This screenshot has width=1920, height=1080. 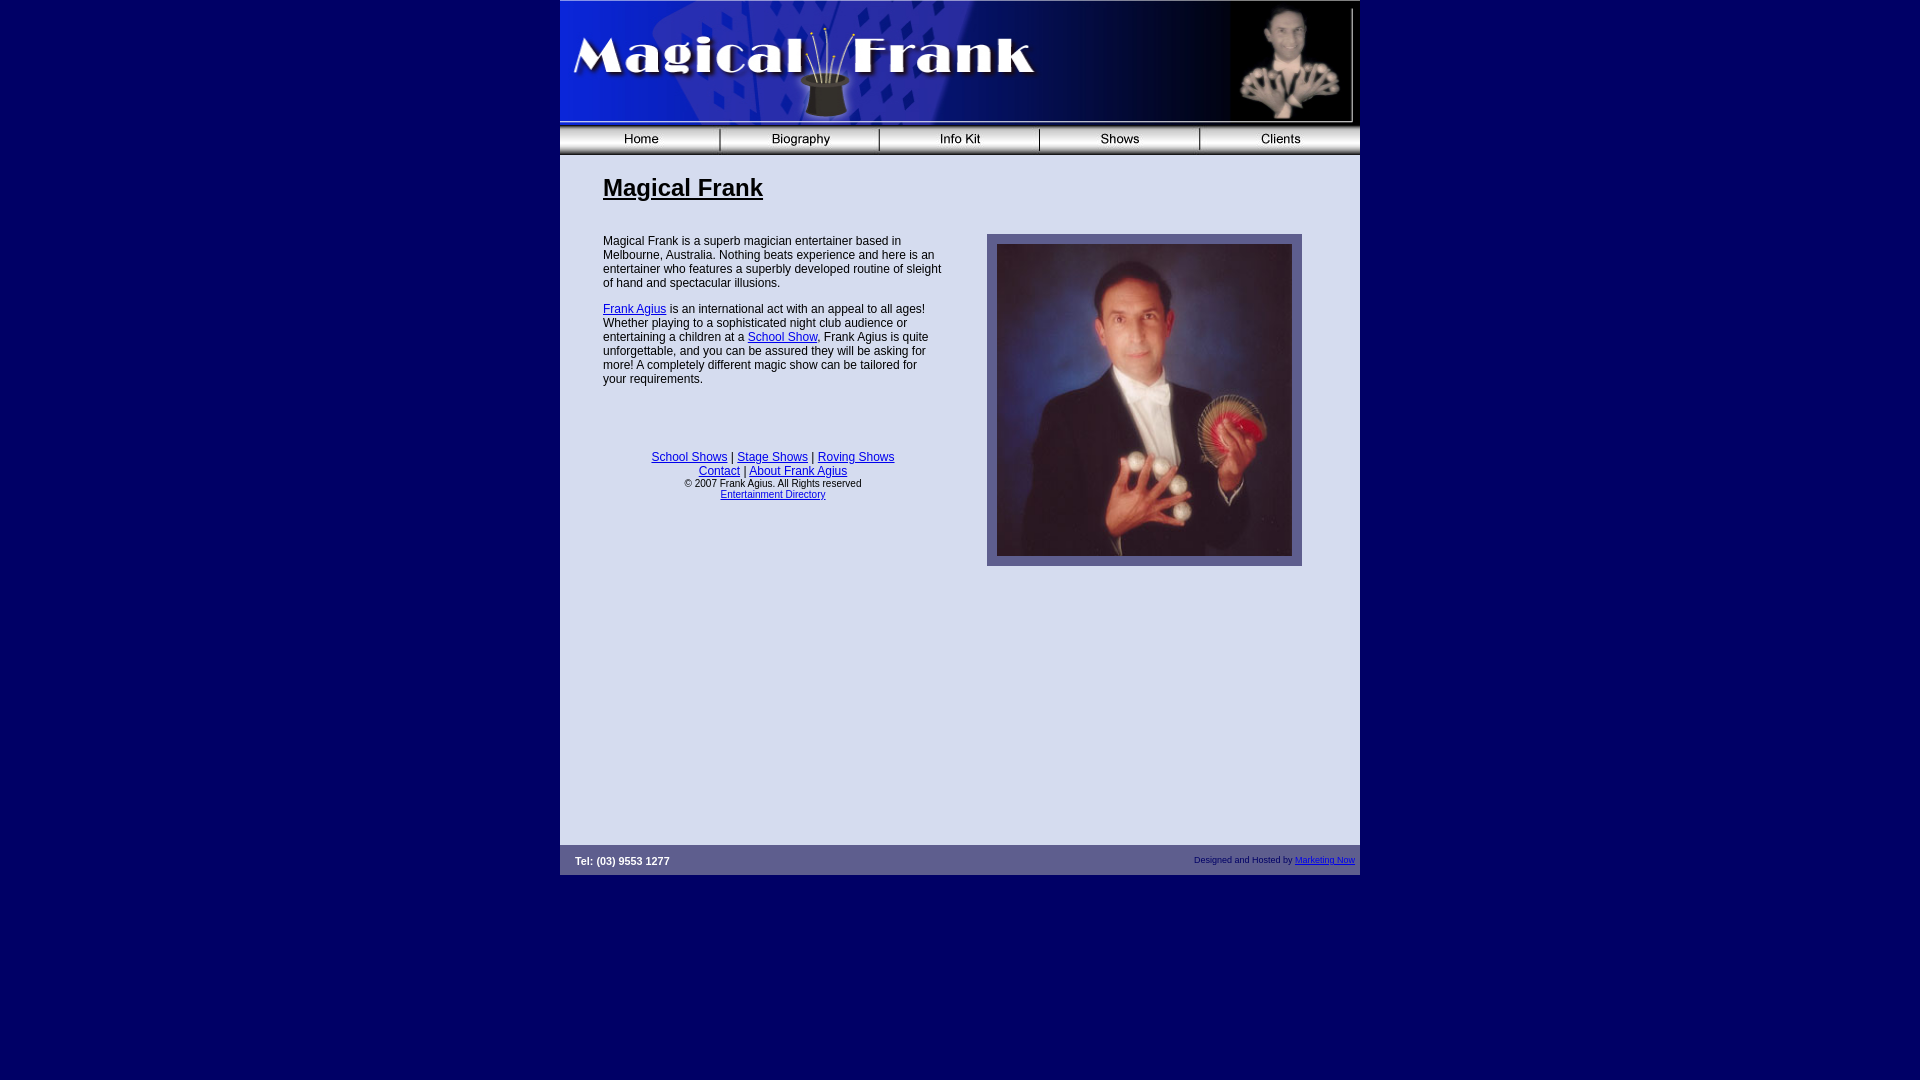 I want to click on 'Stage Shows', so click(x=771, y=456).